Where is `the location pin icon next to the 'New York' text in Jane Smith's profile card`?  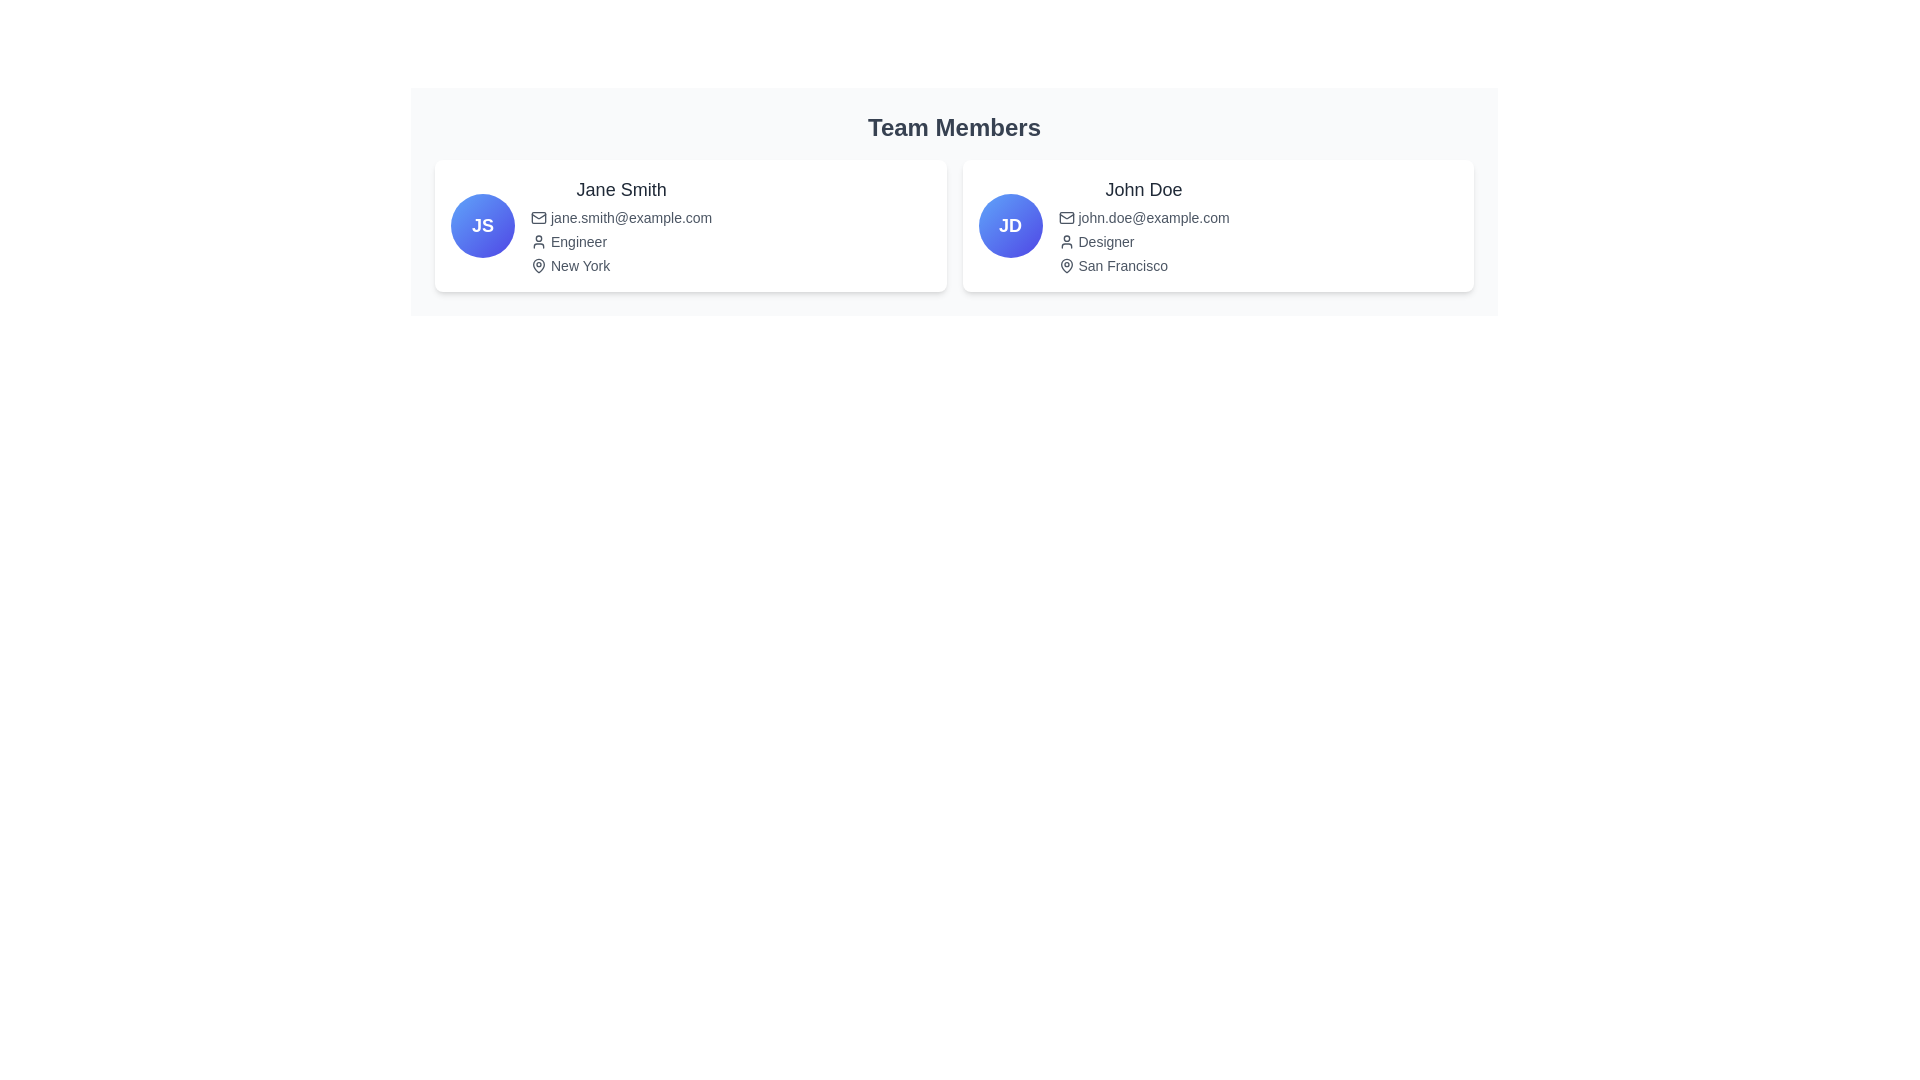 the location pin icon next to the 'New York' text in Jane Smith's profile card is located at coordinates (538, 265).